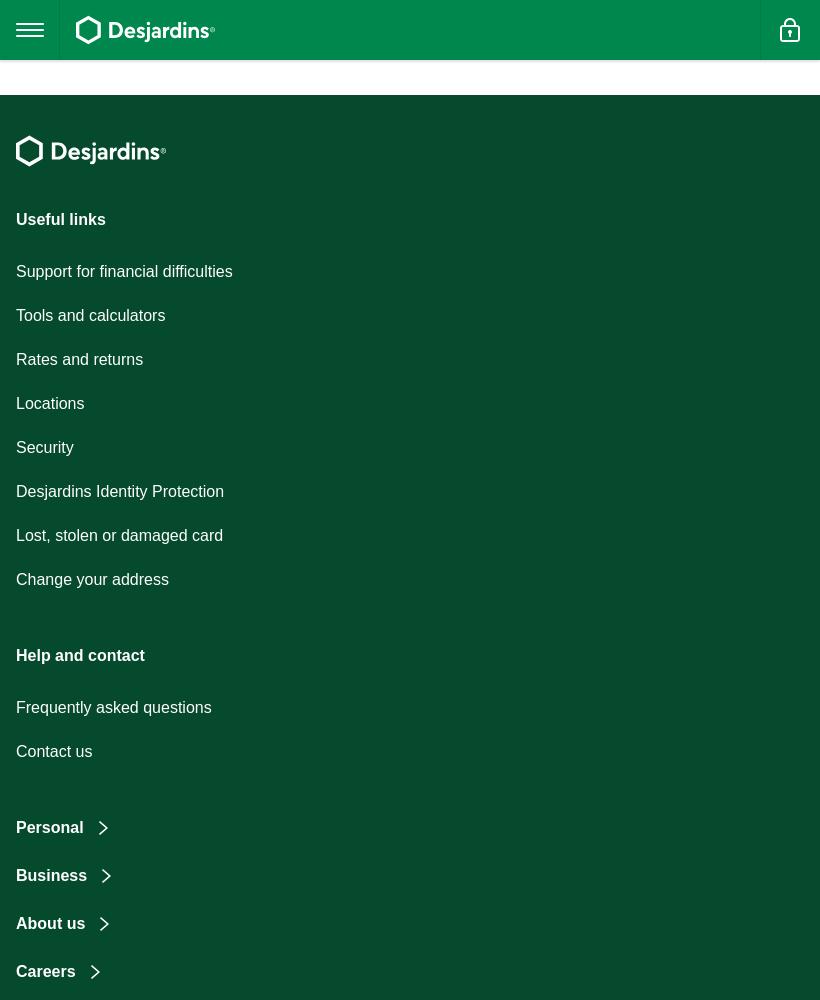 The image size is (820, 1000). Describe the element at coordinates (48, 826) in the screenshot. I see `'Personal'` at that location.